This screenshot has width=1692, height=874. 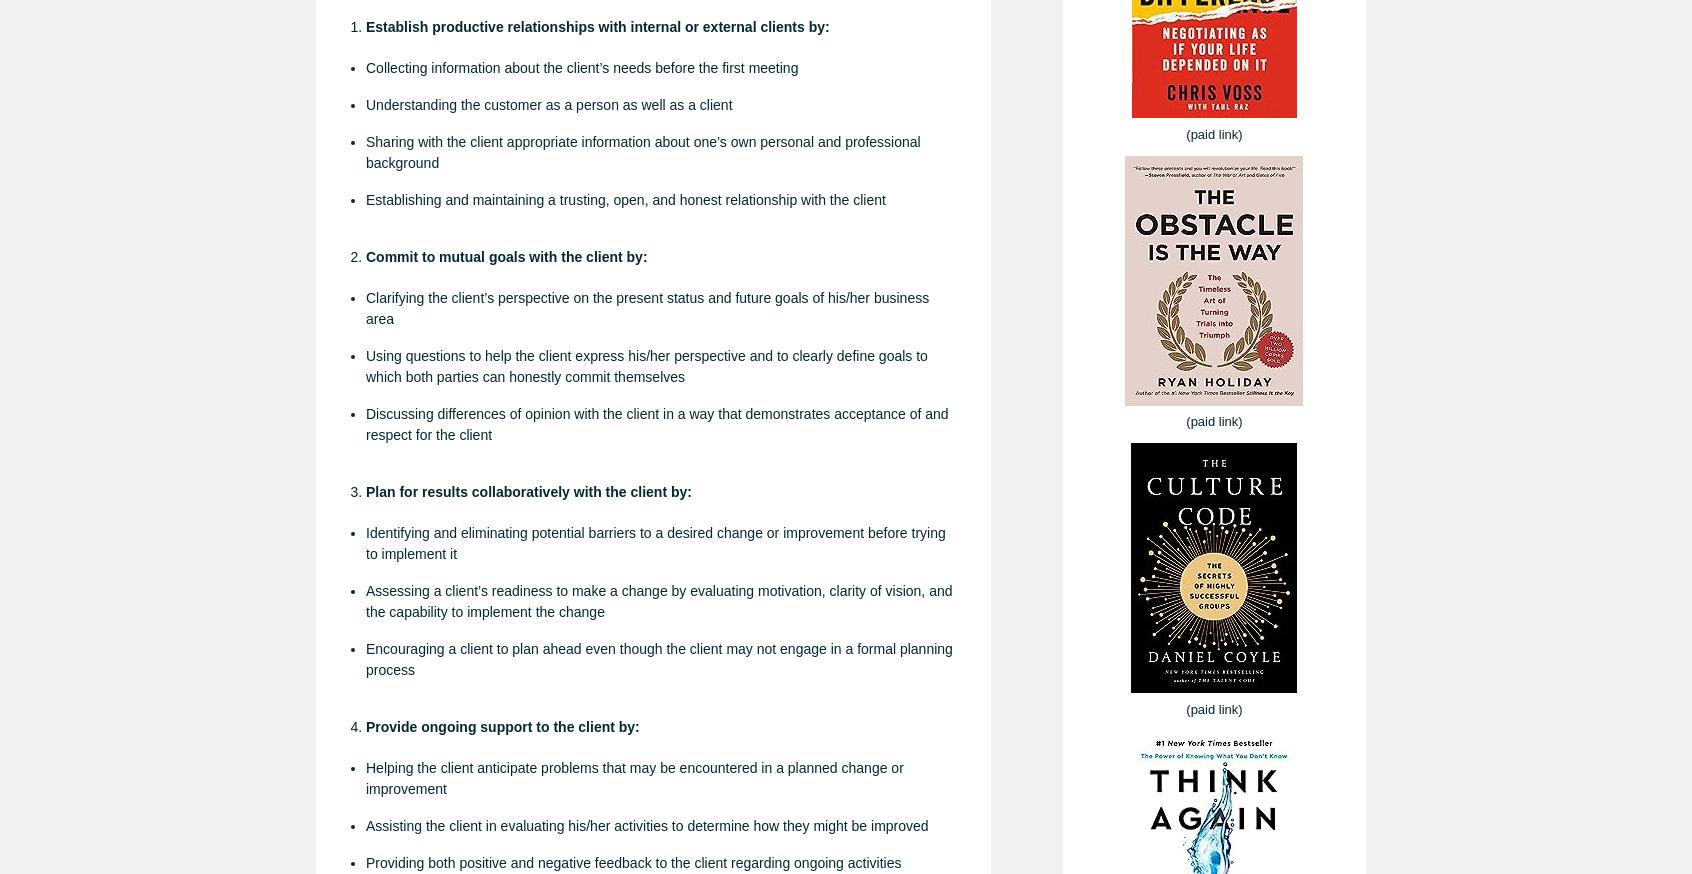 What do you see at coordinates (581, 66) in the screenshot?
I see `'Collecting information about the client’s needs before the first meeting'` at bounding box center [581, 66].